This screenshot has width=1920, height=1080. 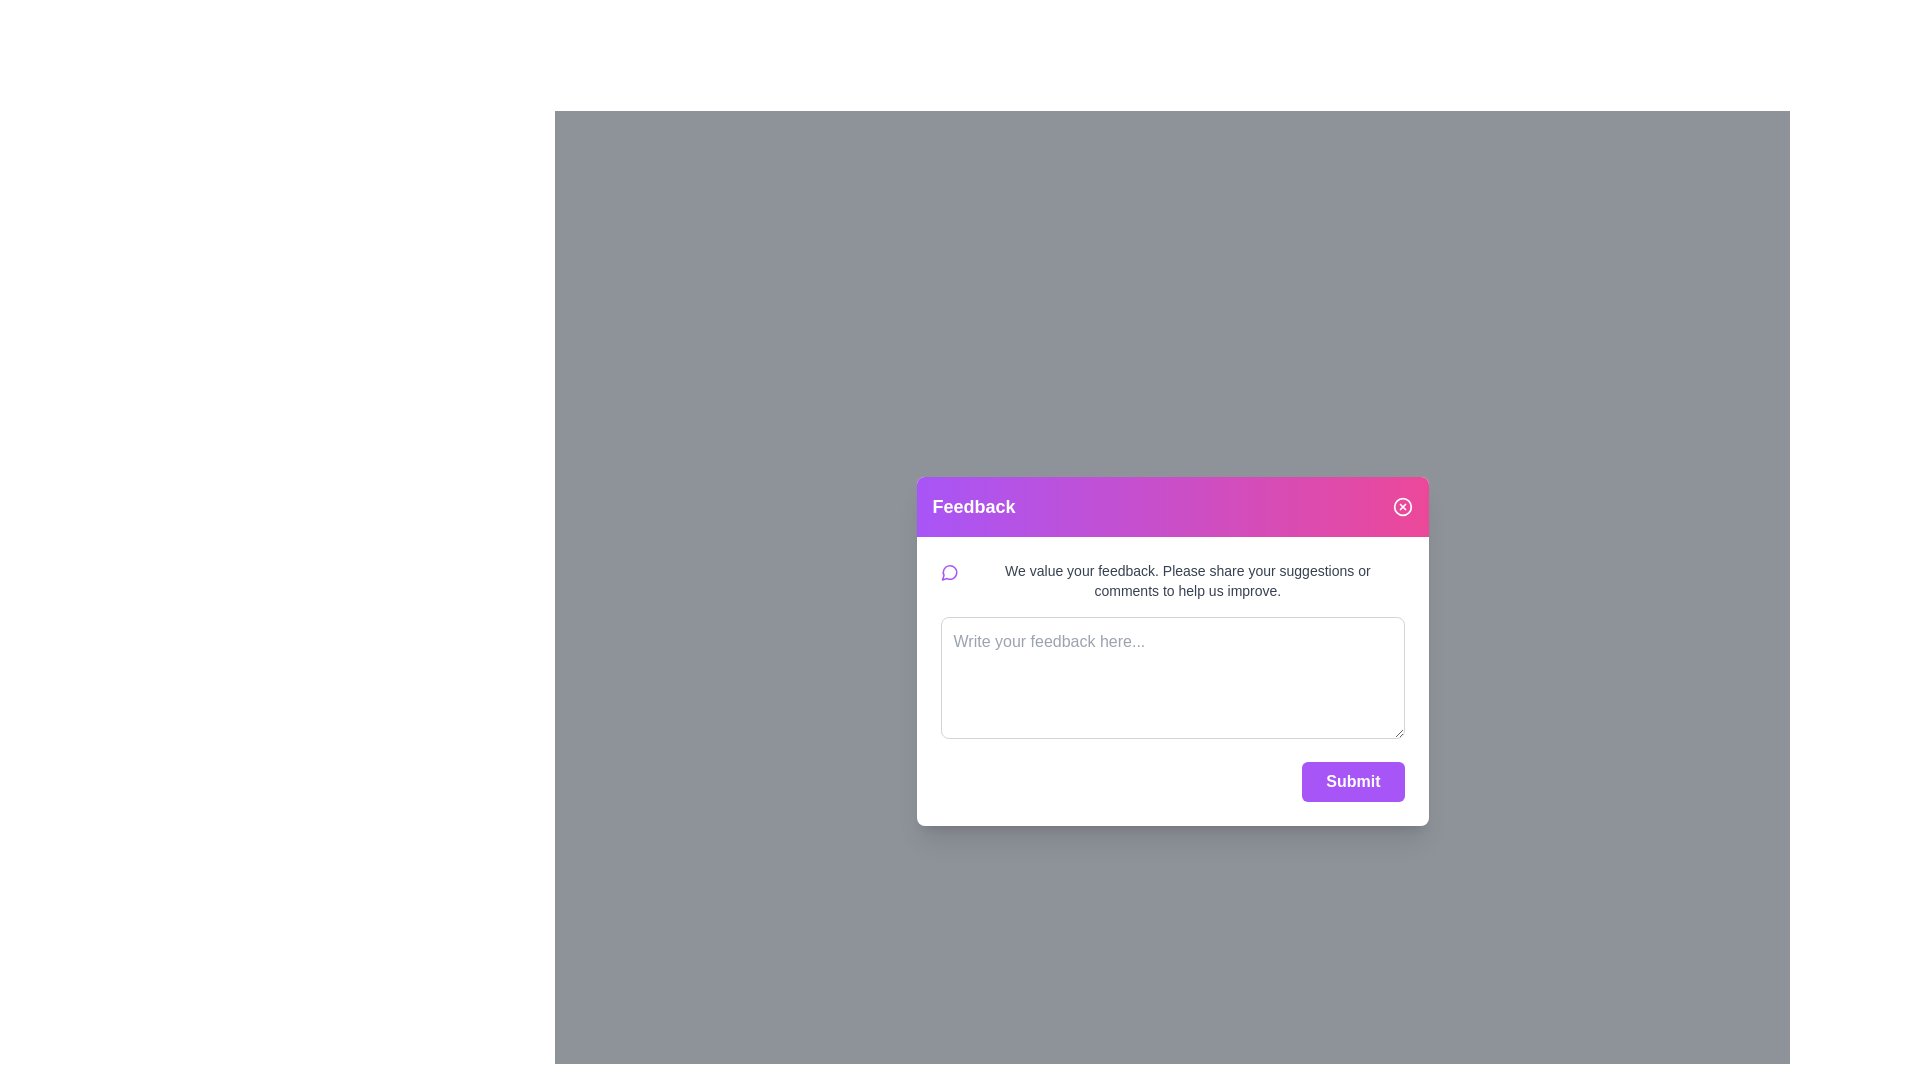 What do you see at coordinates (1353, 779) in the screenshot?
I see `the submit button to submit the feedback` at bounding box center [1353, 779].